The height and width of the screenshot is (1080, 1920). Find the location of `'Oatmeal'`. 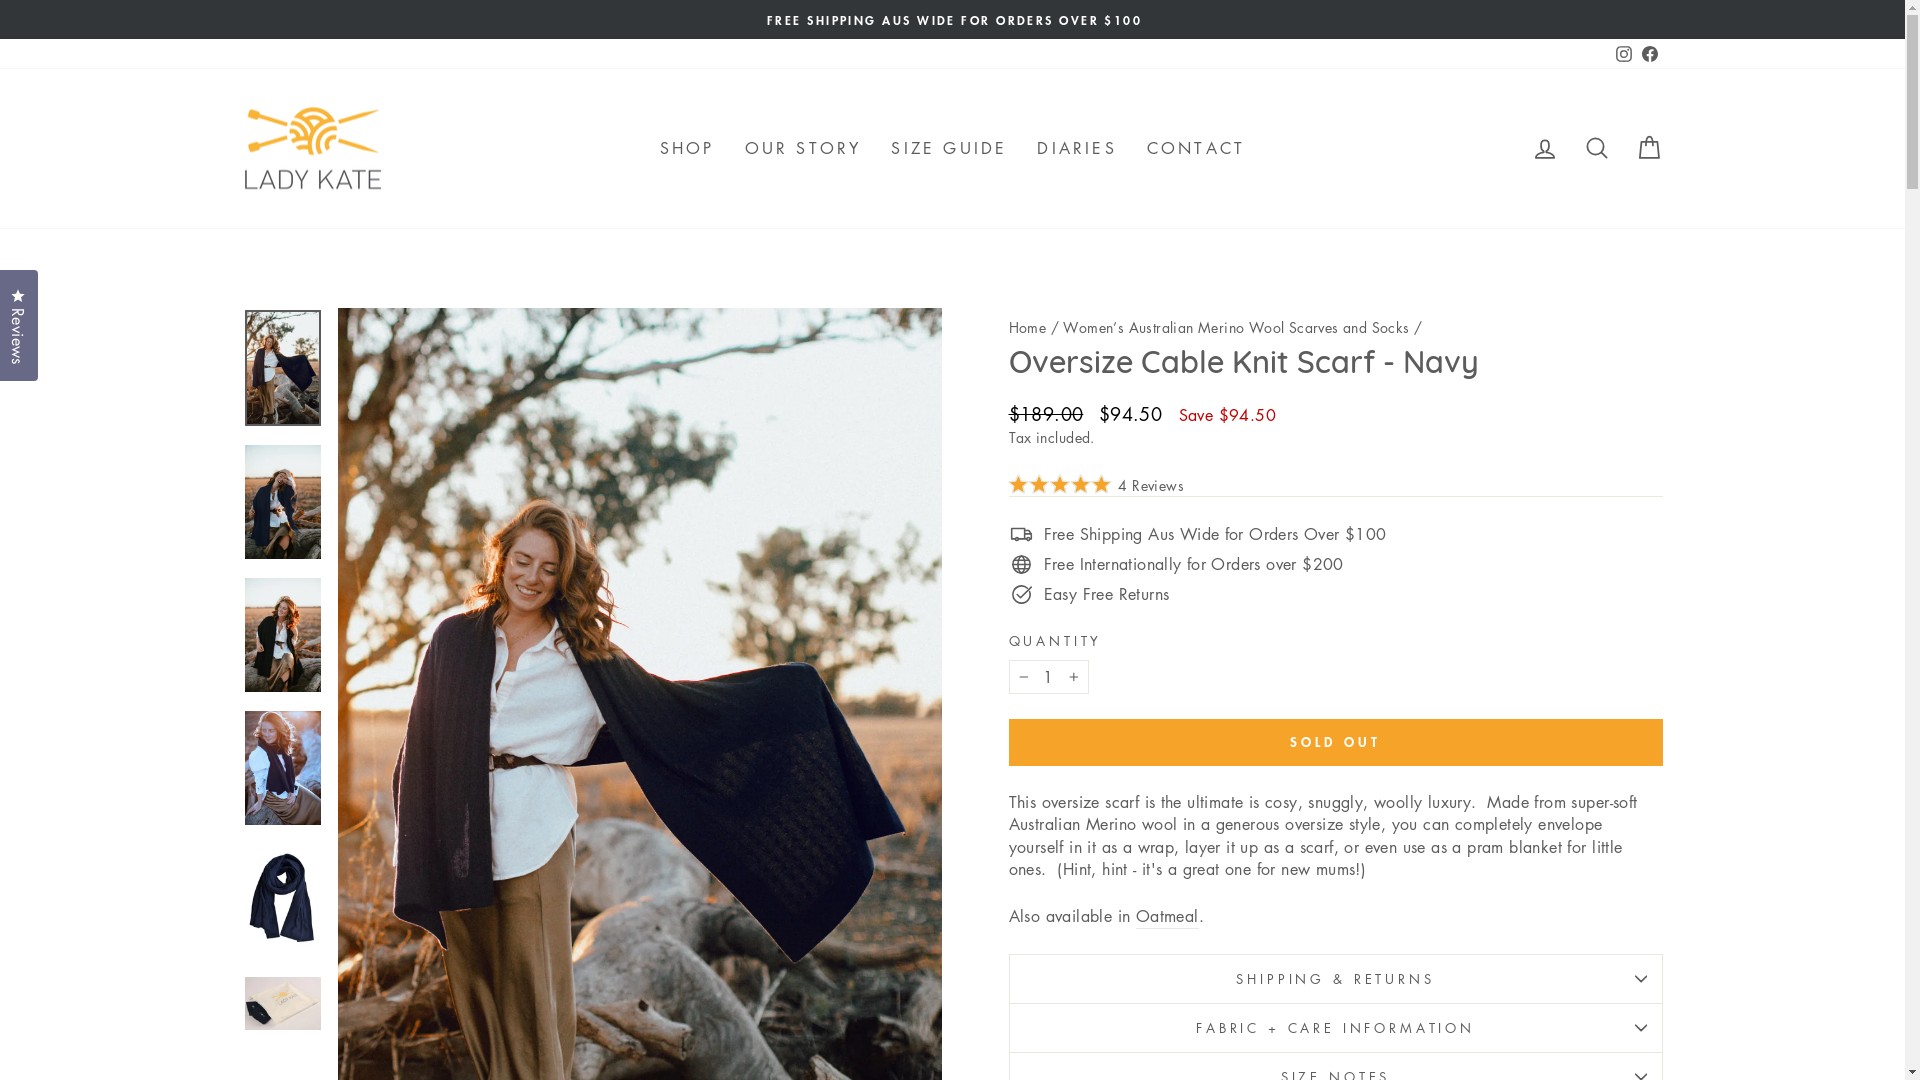

'Oatmeal' is located at coordinates (1167, 916).